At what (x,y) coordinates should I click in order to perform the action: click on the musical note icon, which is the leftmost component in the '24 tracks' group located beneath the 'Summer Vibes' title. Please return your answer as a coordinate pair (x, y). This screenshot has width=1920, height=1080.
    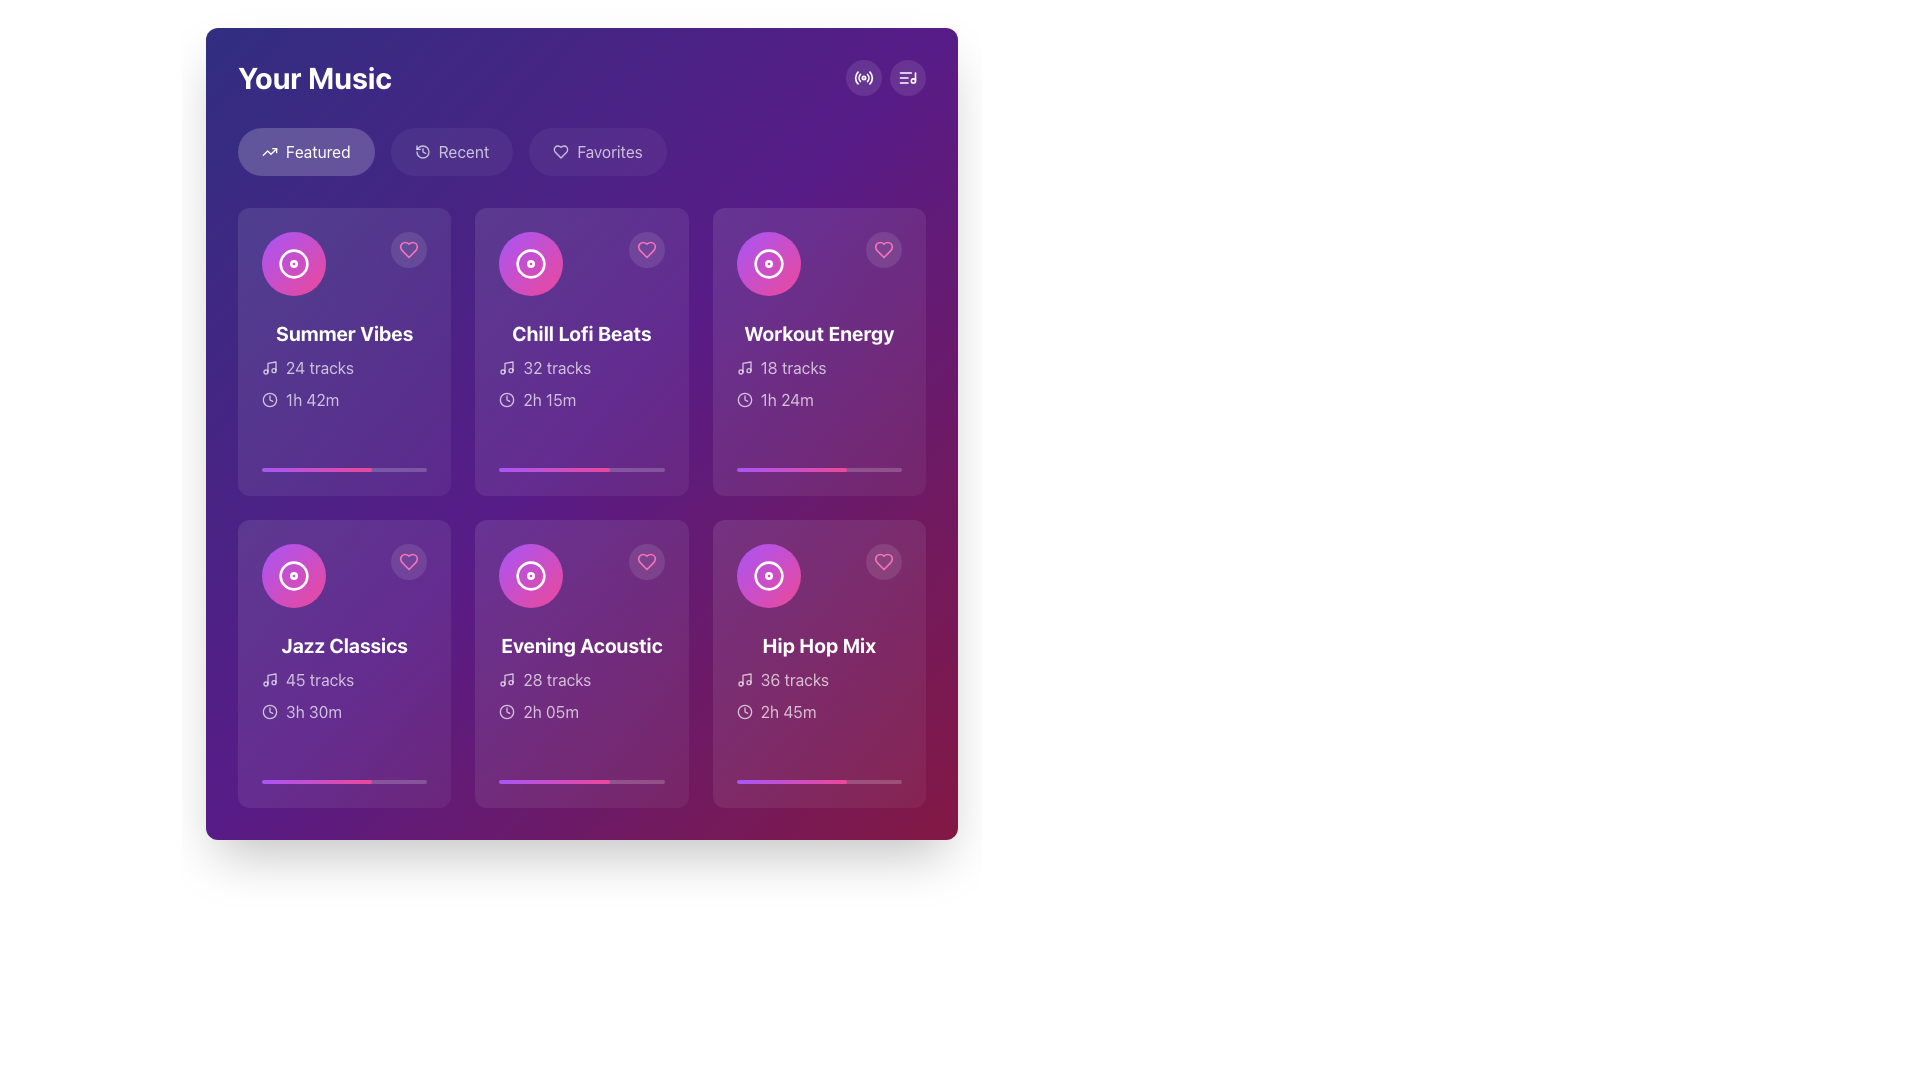
    Looking at the image, I should click on (268, 367).